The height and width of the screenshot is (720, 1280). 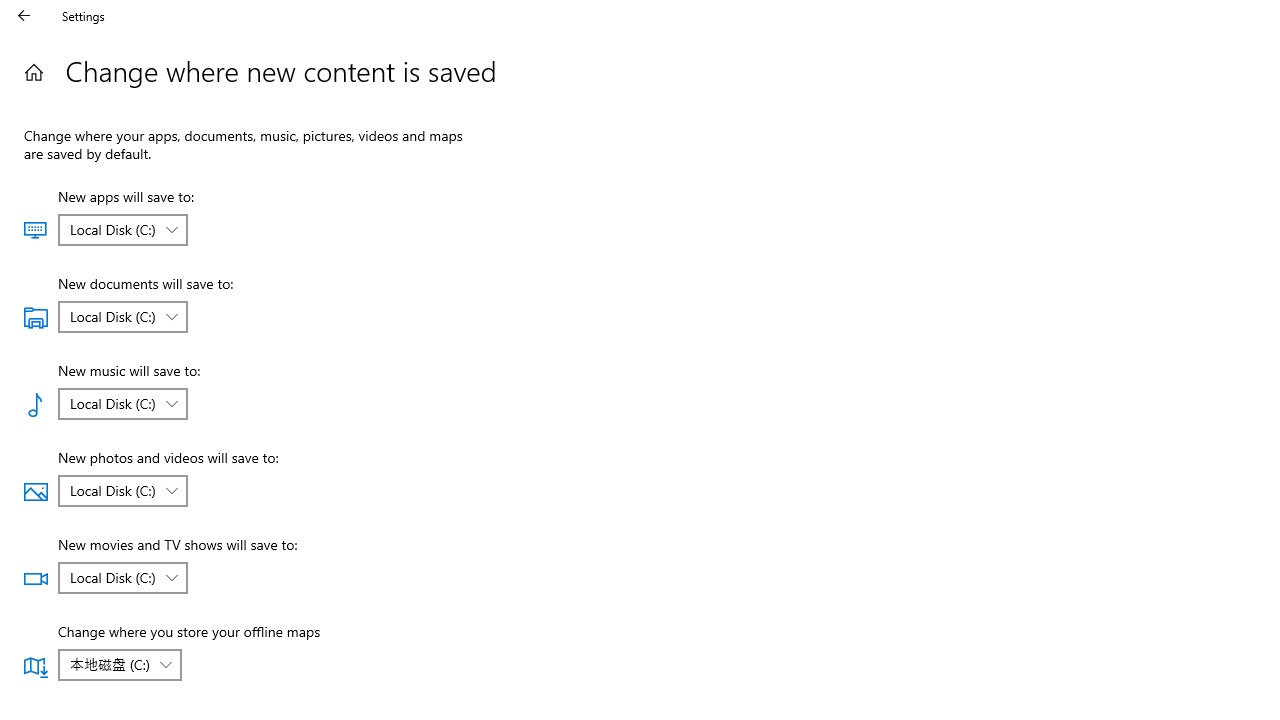 What do you see at coordinates (24, 15) in the screenshot?
I see `'Back'` at bounding box center [24, 15].